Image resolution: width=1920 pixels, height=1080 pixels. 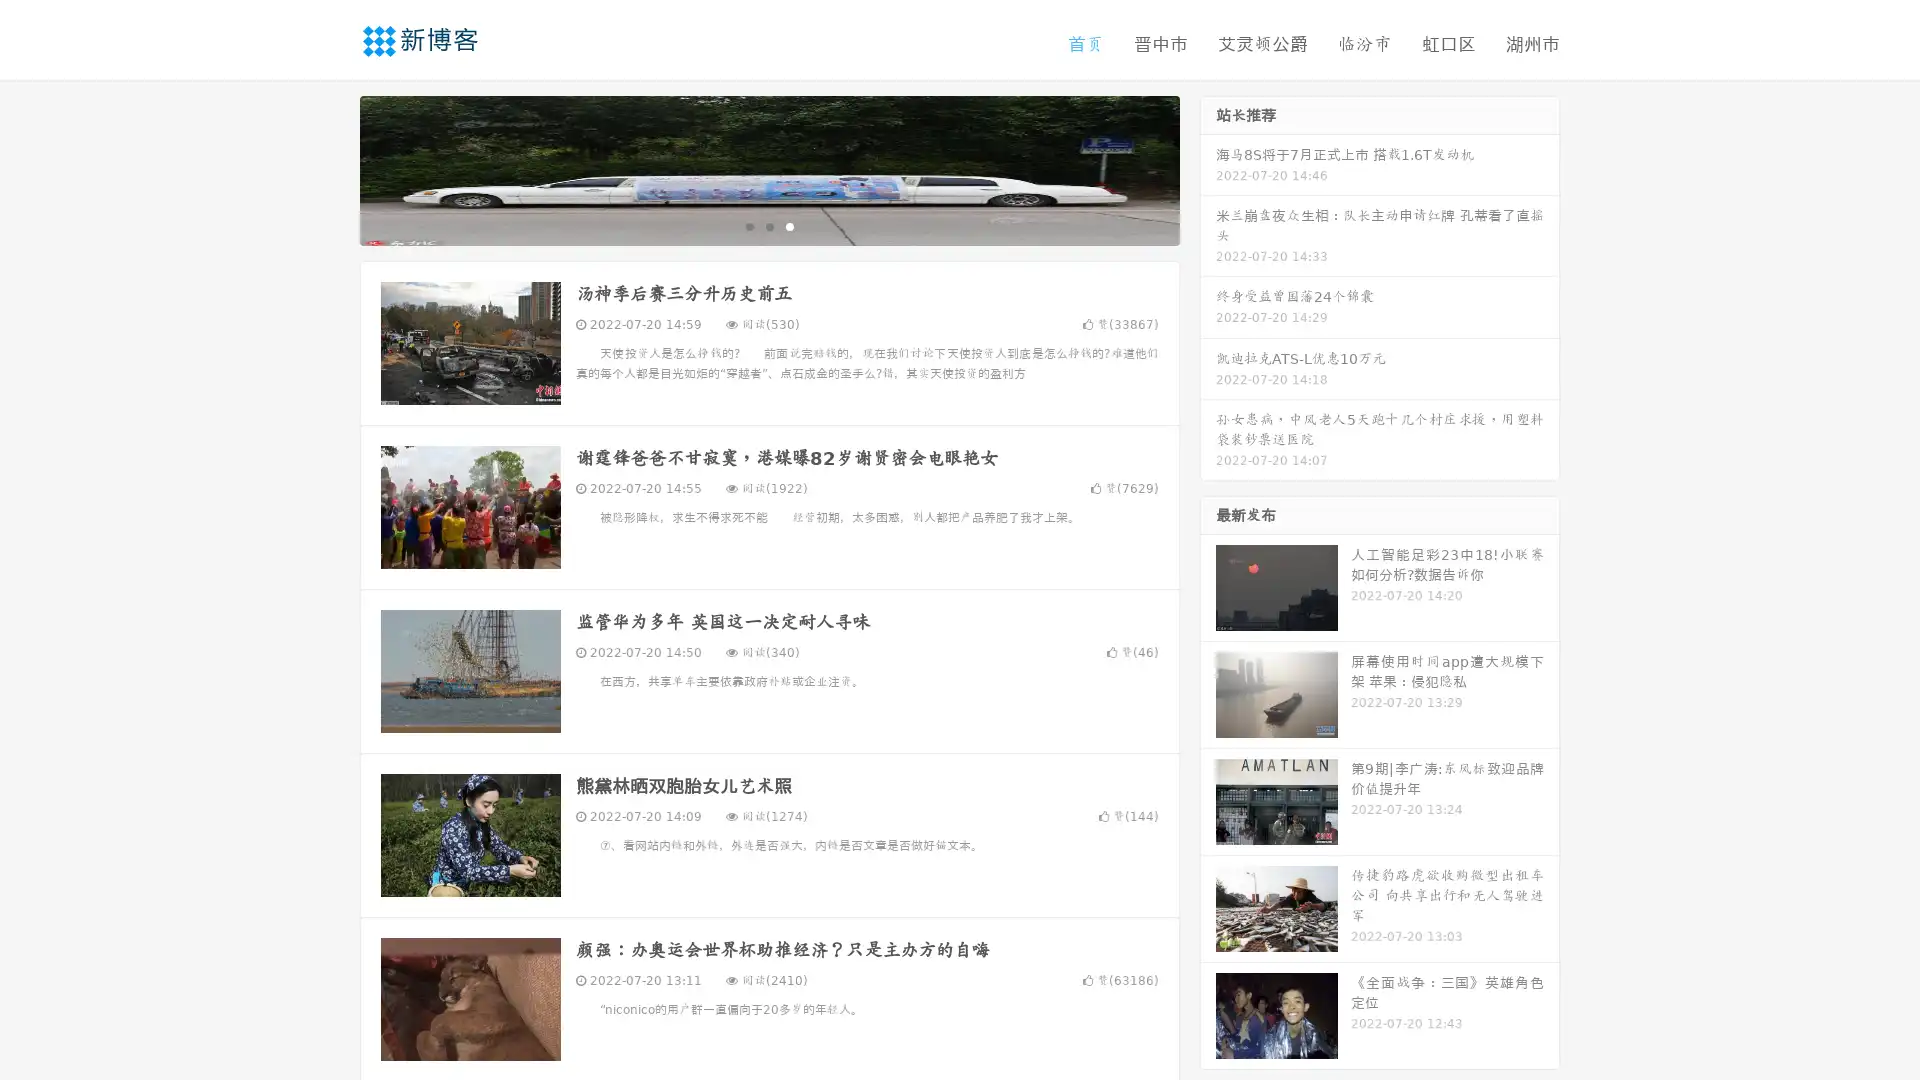 I want to click on Go to slide 3, so click(x=789, y=225).